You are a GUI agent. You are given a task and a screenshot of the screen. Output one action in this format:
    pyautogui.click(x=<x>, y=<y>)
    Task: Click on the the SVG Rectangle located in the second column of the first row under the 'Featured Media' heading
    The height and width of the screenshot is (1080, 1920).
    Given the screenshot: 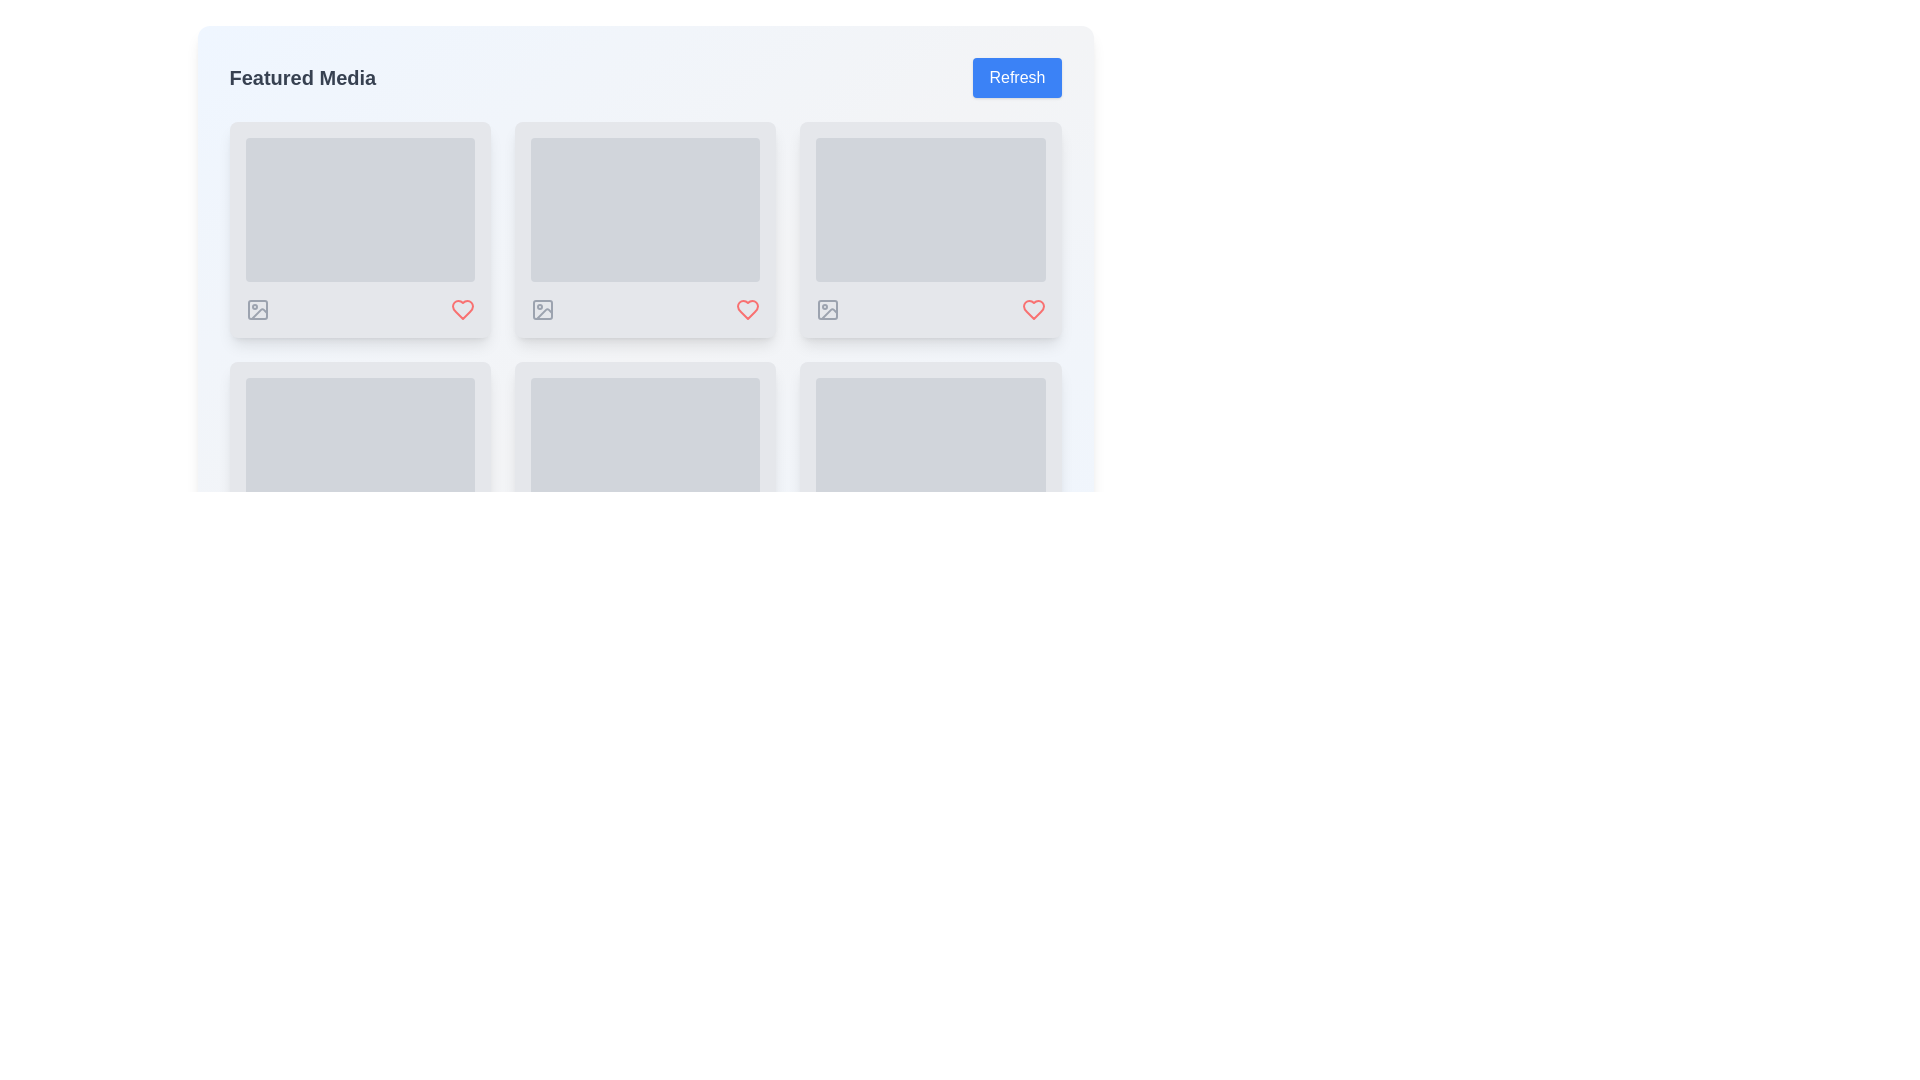 What is the action you would take?
    pyautogui.click(x=542, y=309)
    